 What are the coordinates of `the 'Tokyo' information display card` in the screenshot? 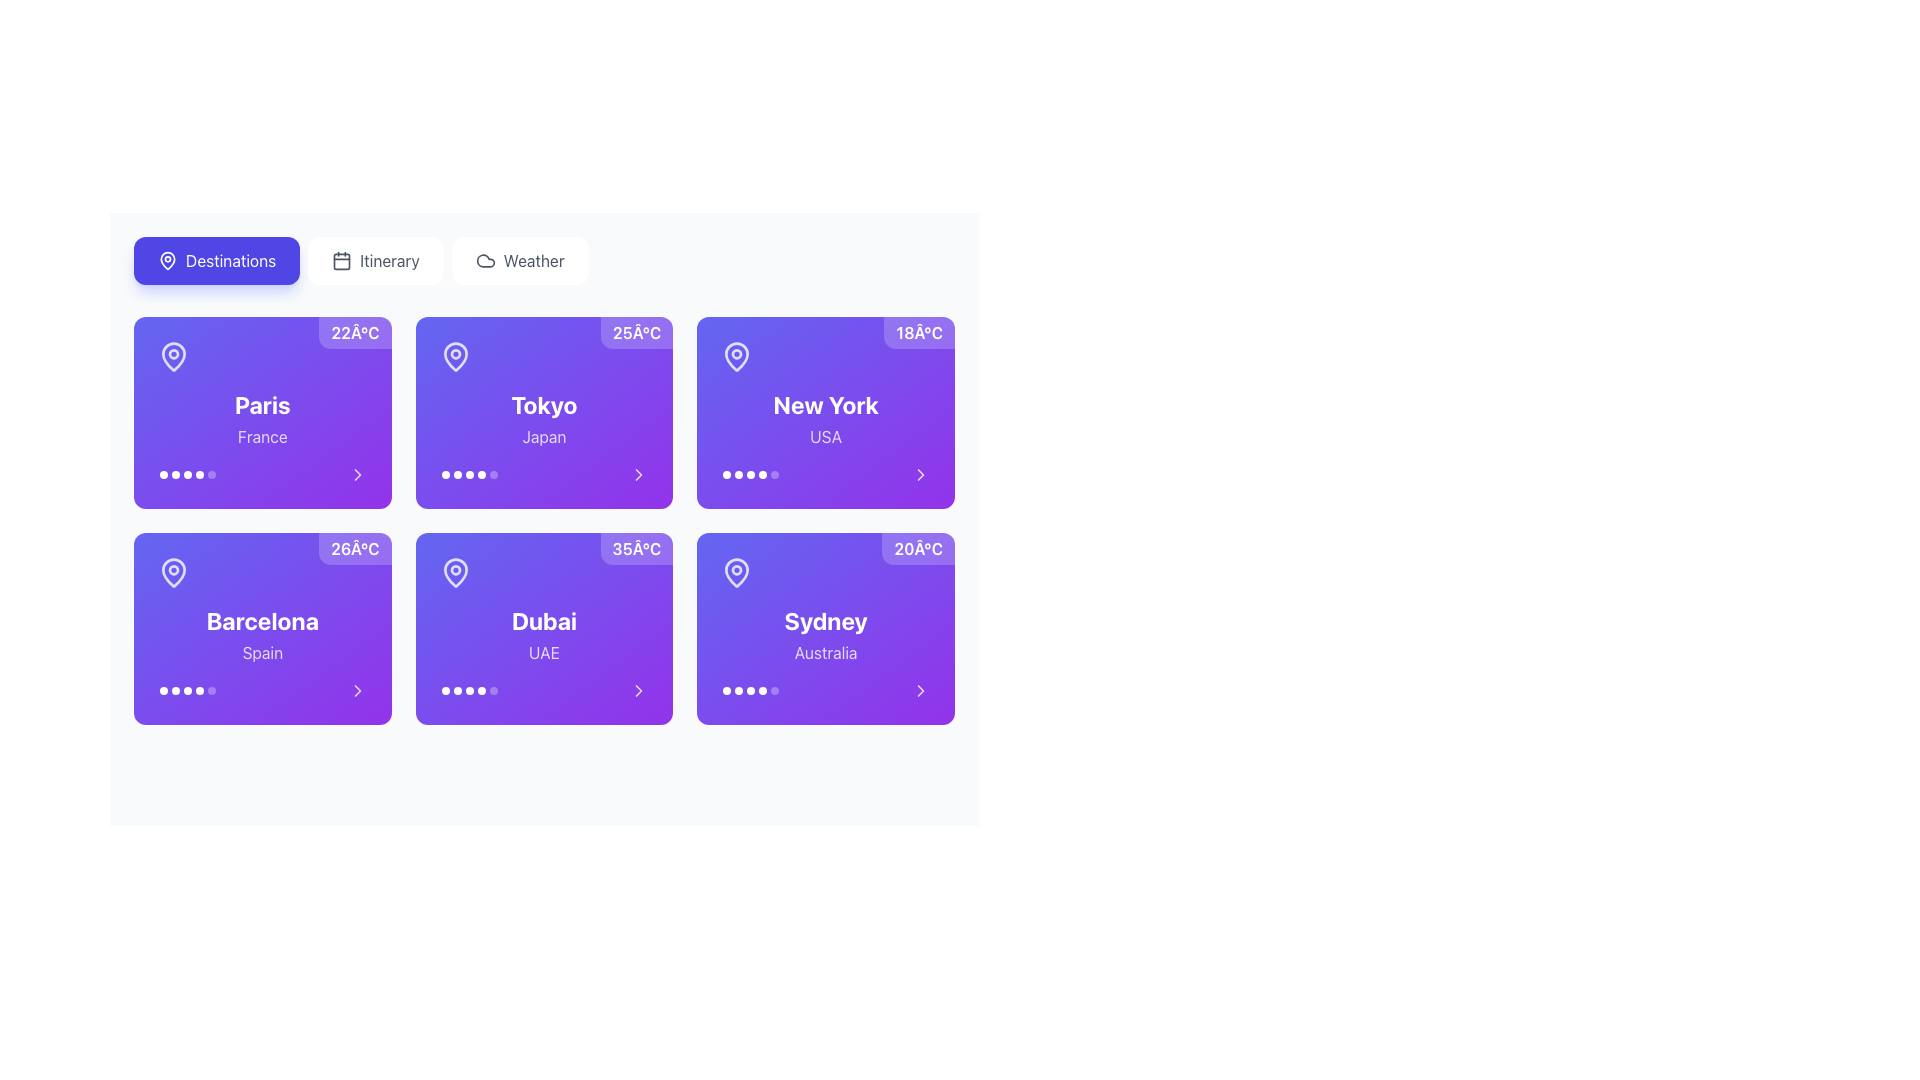 It's located at (544, 411).